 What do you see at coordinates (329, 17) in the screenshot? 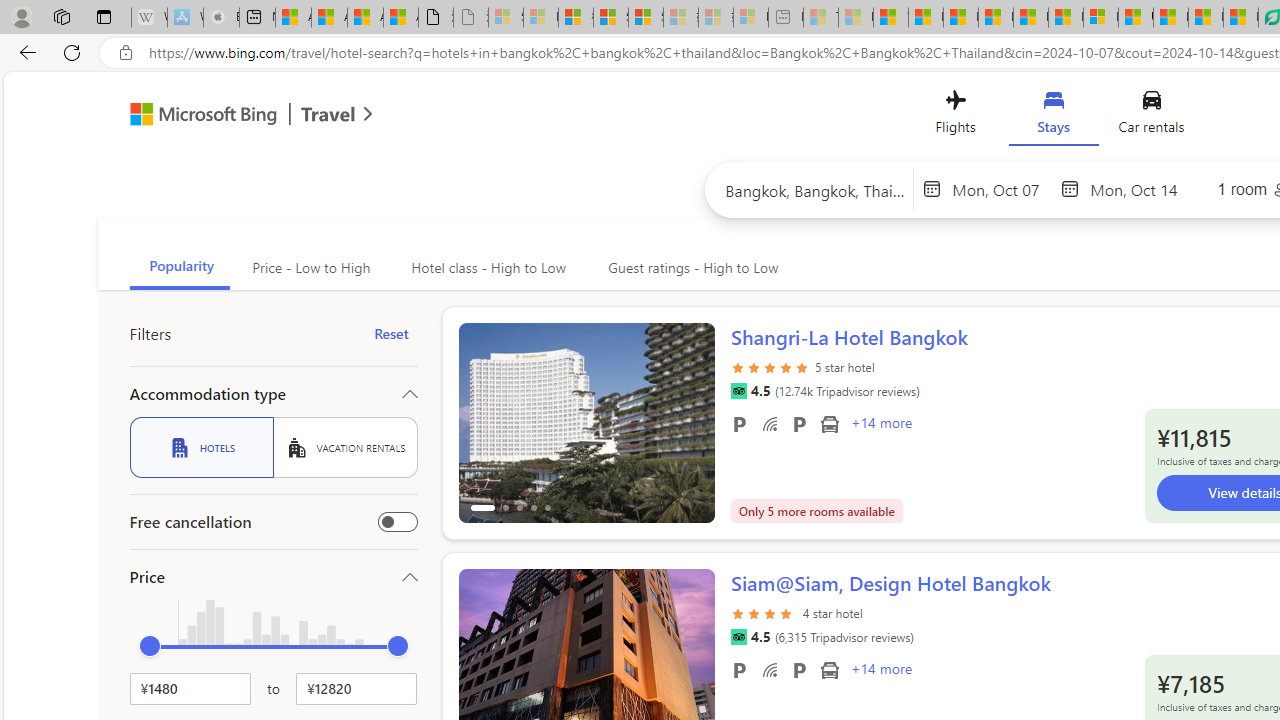
I see `'Aberdeen, Hong Kong SAR weather forecast | Microsoft Weather'` at bounding box center [329, 17].